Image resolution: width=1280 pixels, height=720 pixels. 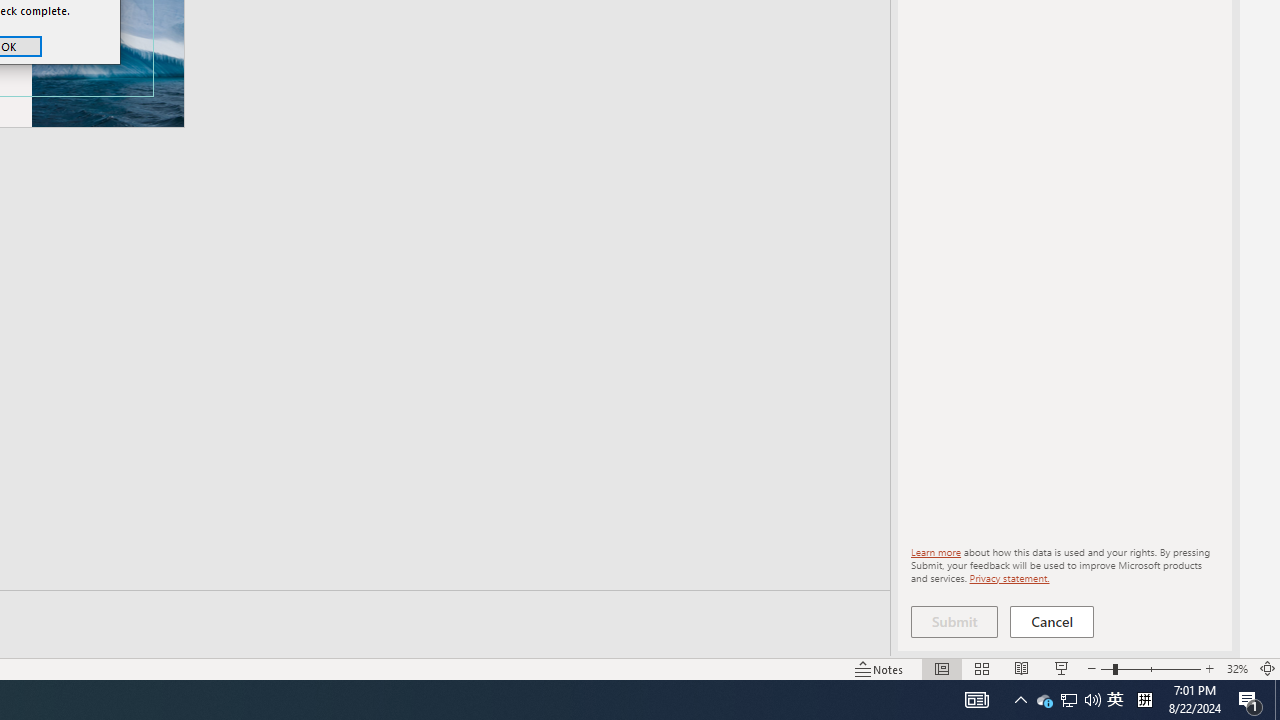 What do you see at coordinates (1051, 621) in the screenshot?
I see `'Cancel'` at bounding box center [1051, 621].